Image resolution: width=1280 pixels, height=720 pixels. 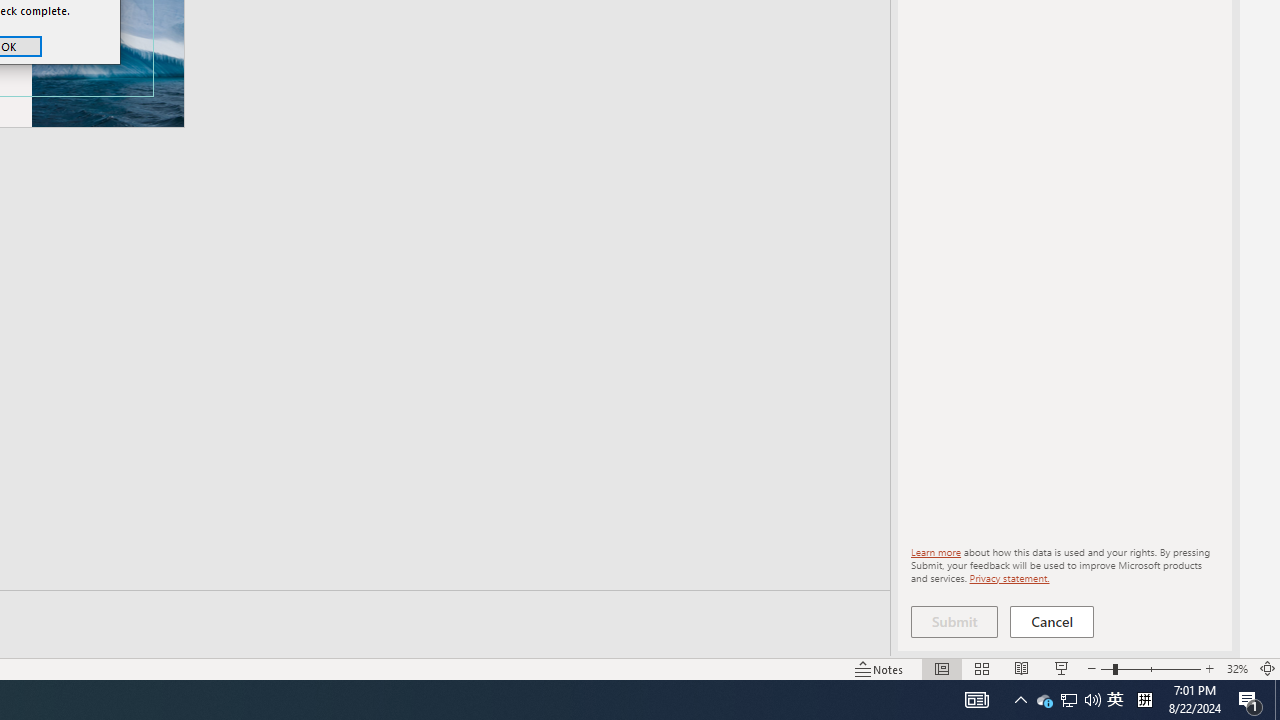 What do you see at coordinates (1051, 621) in the screenshot?
I see `'Cancel'` at bounding box center [1051, 621].